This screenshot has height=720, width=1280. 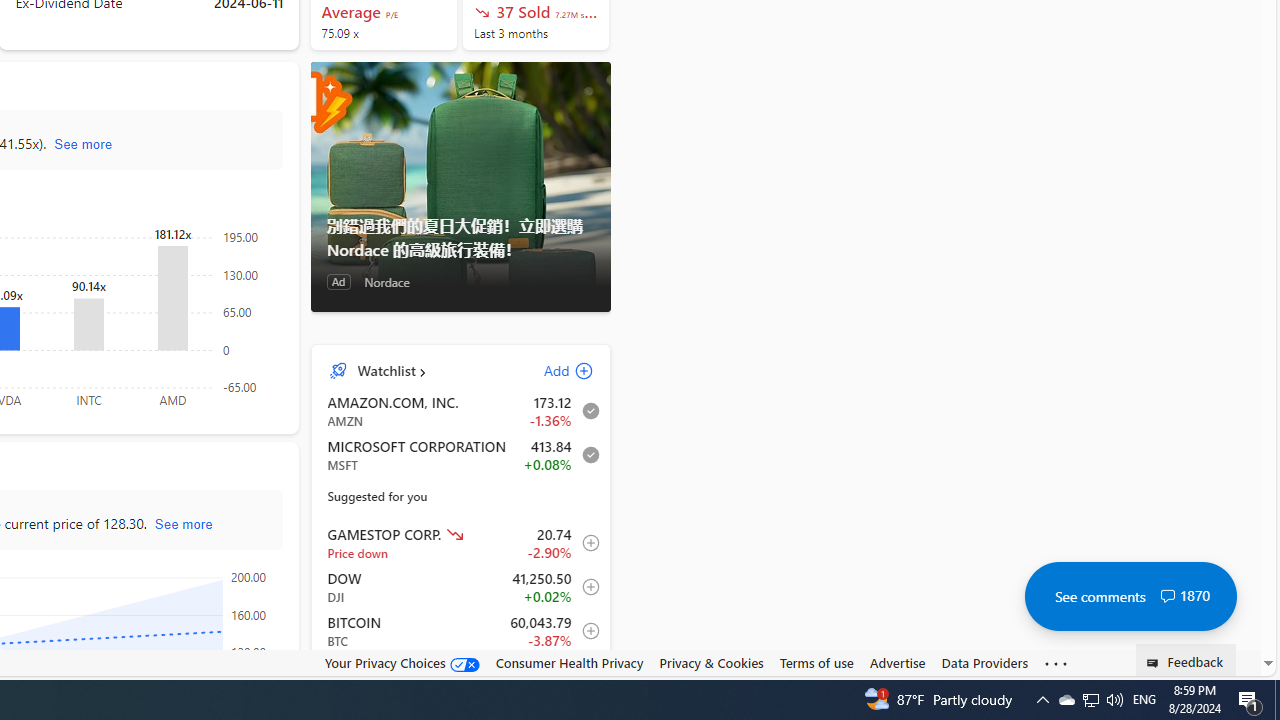 What do you see at coordinates (460, 631) in the screenshot?
I see `'BTC Bitcoin decrease 60,043.79 -2,323.69 -3.87% item2'` at bounding box center [460, 631].